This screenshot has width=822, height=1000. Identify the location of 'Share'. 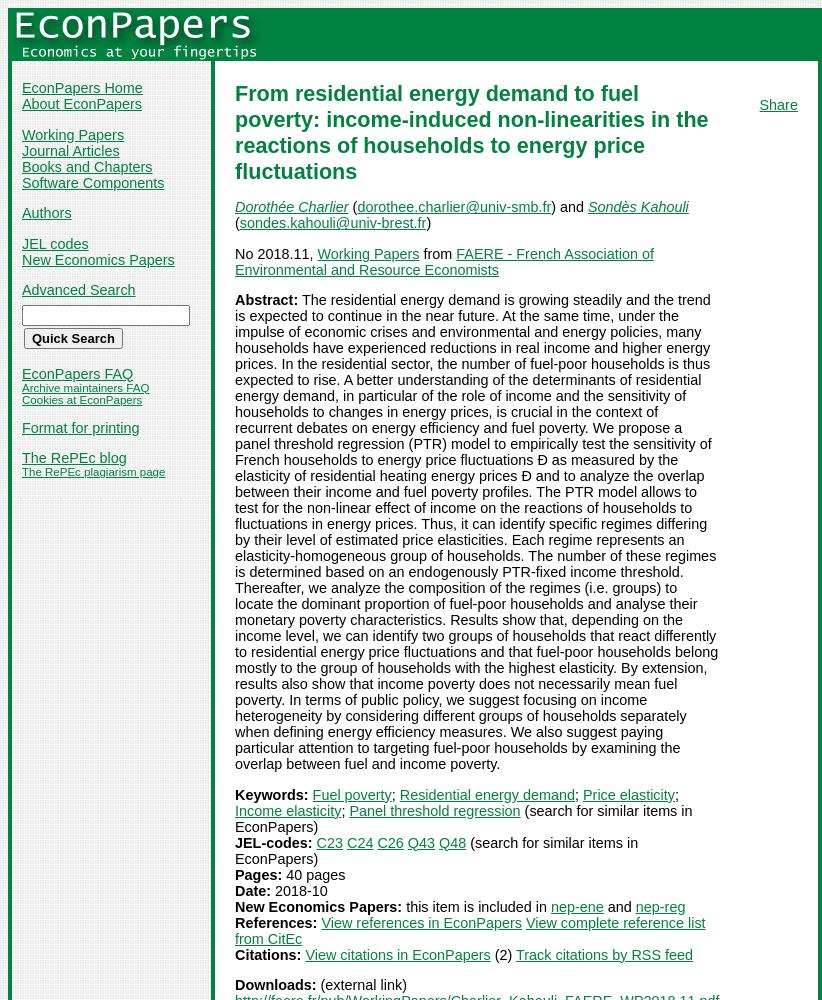
(777, 104).